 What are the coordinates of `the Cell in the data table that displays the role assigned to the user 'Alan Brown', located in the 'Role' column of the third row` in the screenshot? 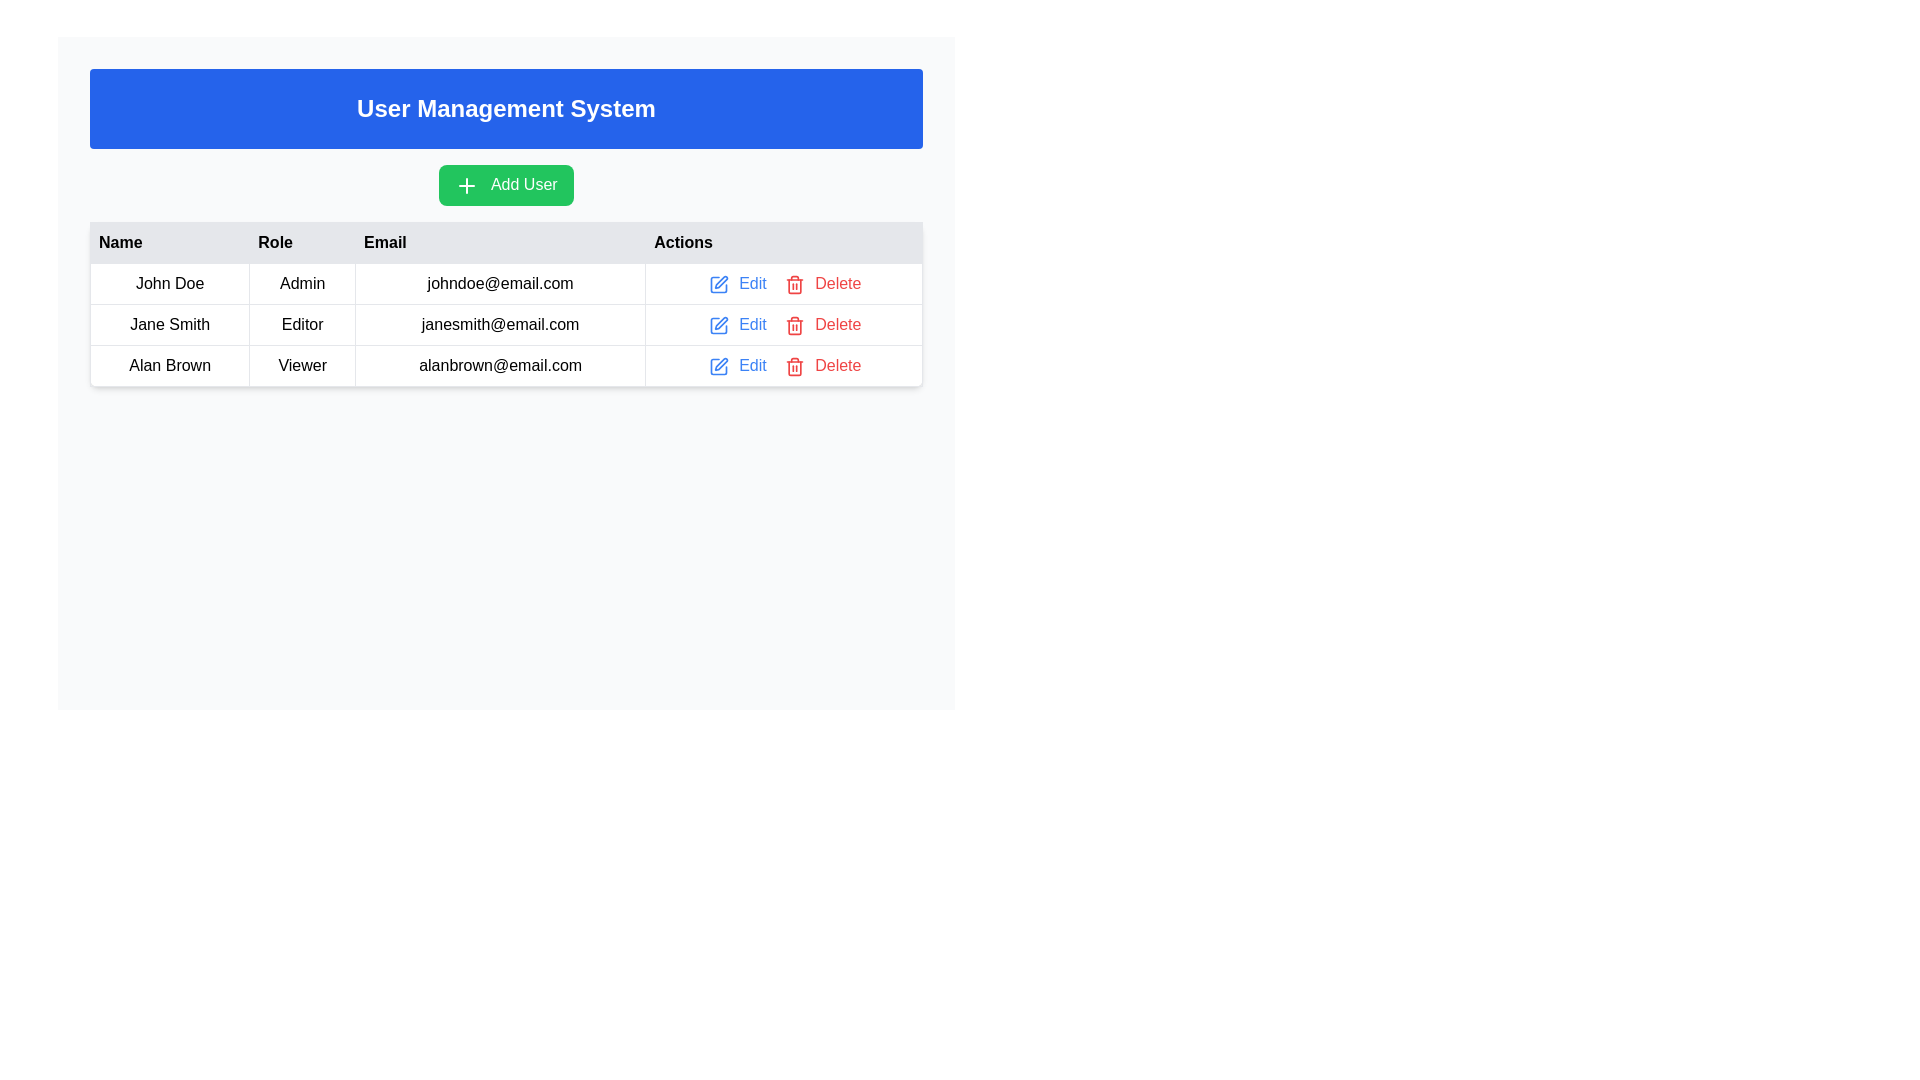 It's located at (301, 365).